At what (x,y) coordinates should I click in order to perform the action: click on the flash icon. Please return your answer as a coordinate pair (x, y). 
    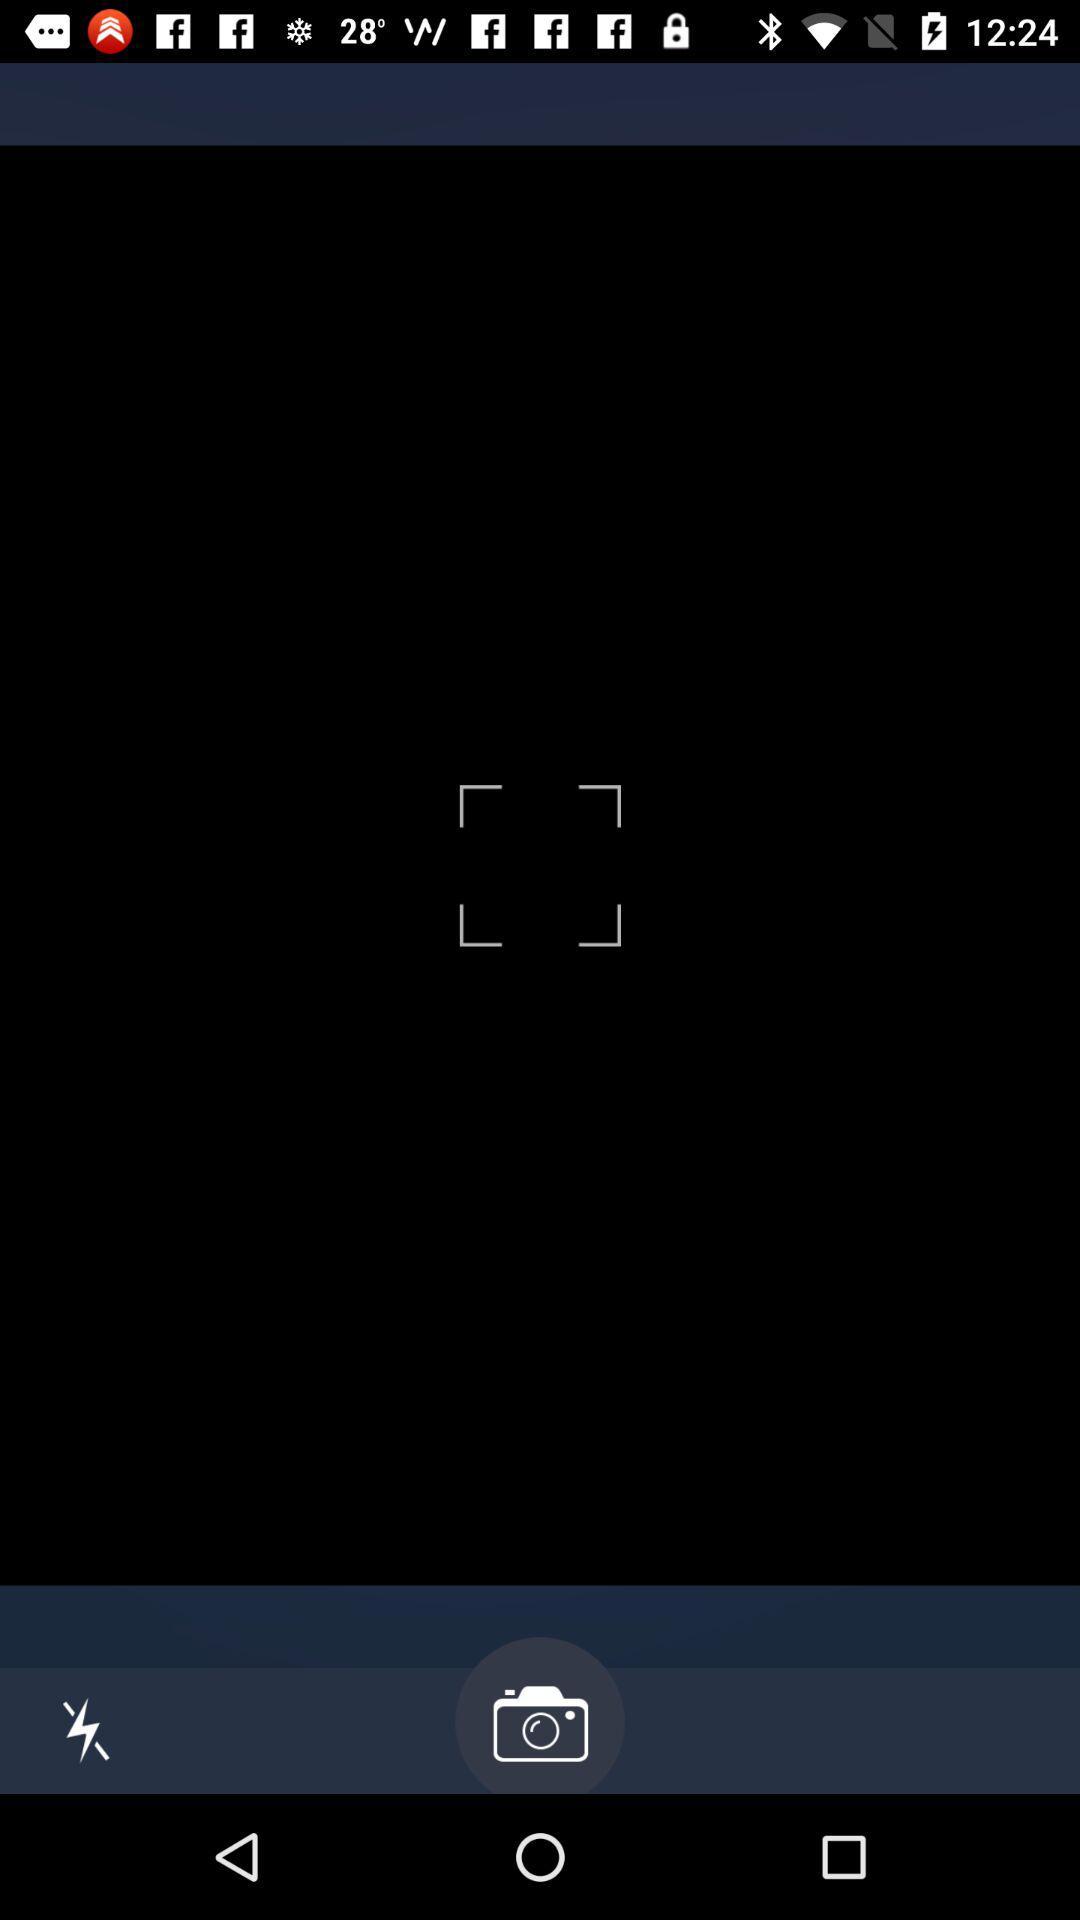
    Looking at the image, I should click on (85, 1729).